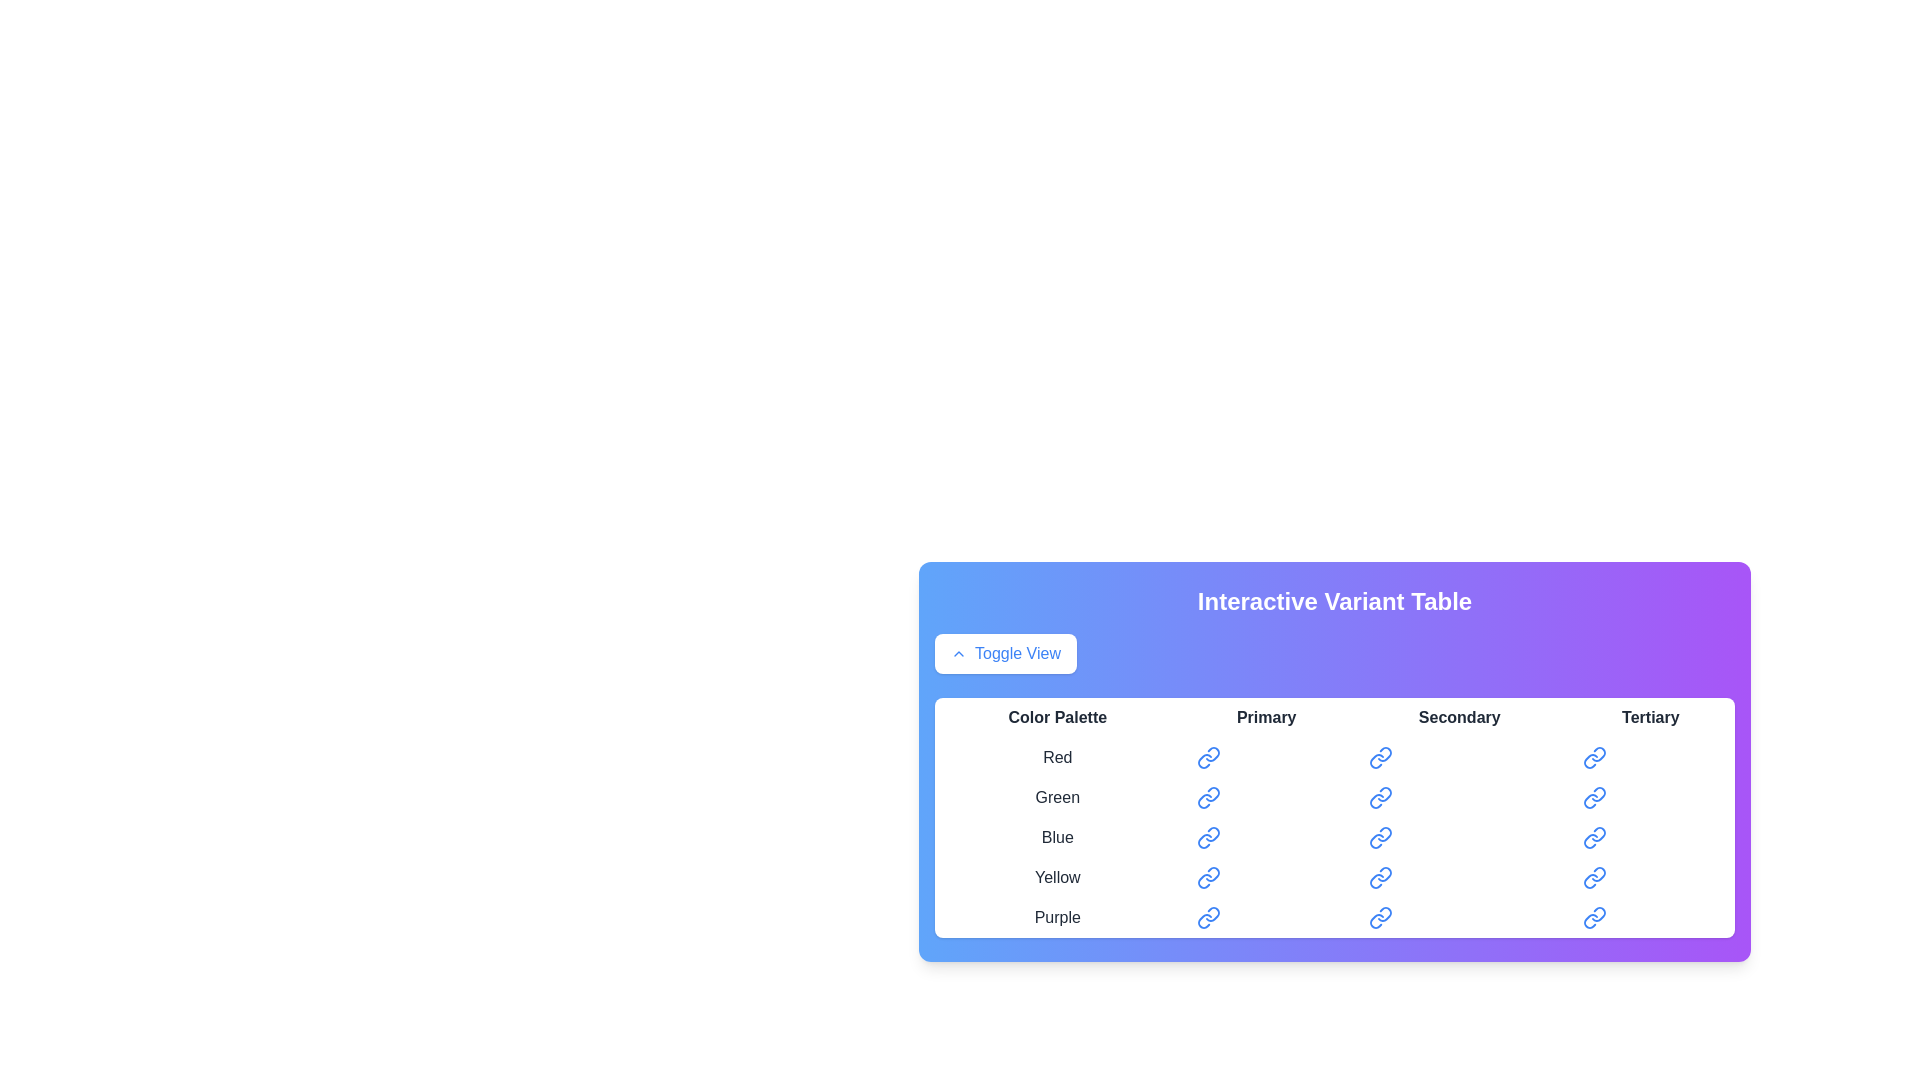  Describe the element at coordinates (1379, 877) in the screenshot. I see `the hyperlink-style icon located under the 'Secondary' column aligned with the 'Yellow' row` at that location.